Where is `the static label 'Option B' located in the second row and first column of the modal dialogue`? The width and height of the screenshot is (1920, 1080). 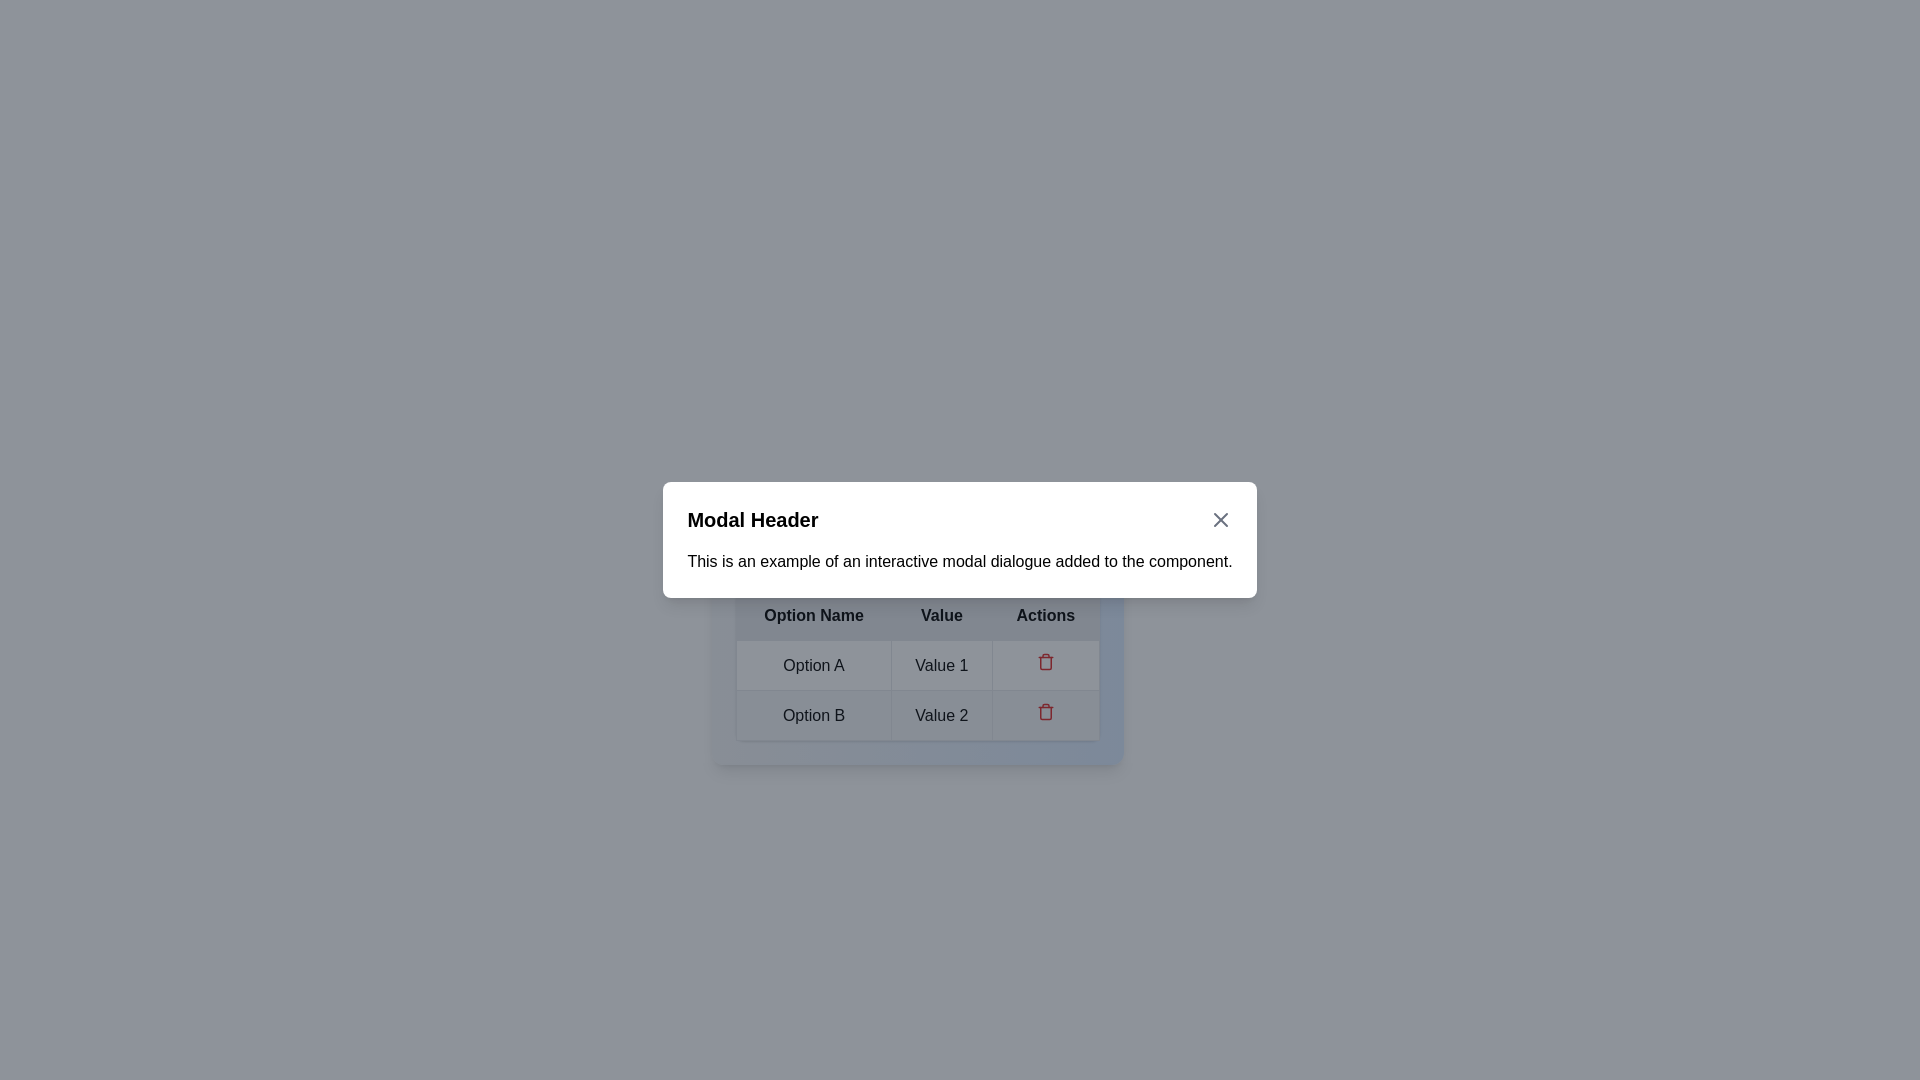 the static label 'Option B' located in the second row and first column of the modal dialogue is located at coordinates (814, 714).